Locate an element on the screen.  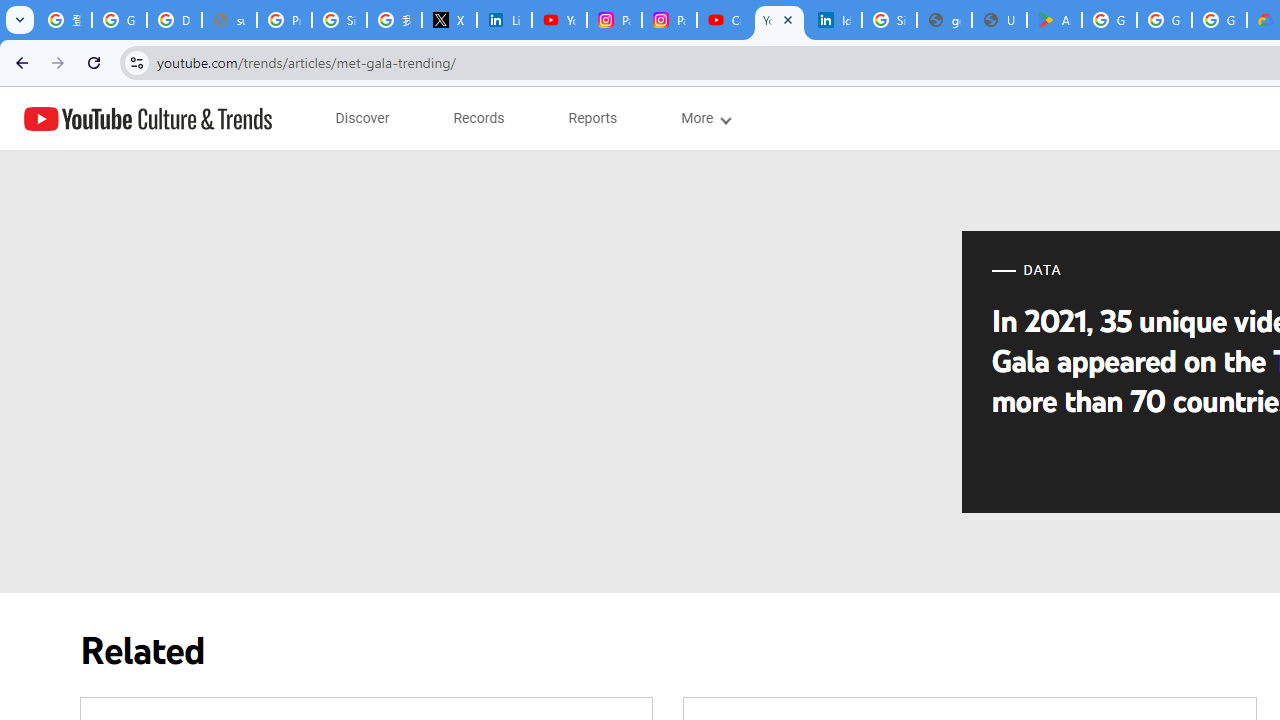
'Android Apps on Google Play' is located at coordinates (1053, 20).